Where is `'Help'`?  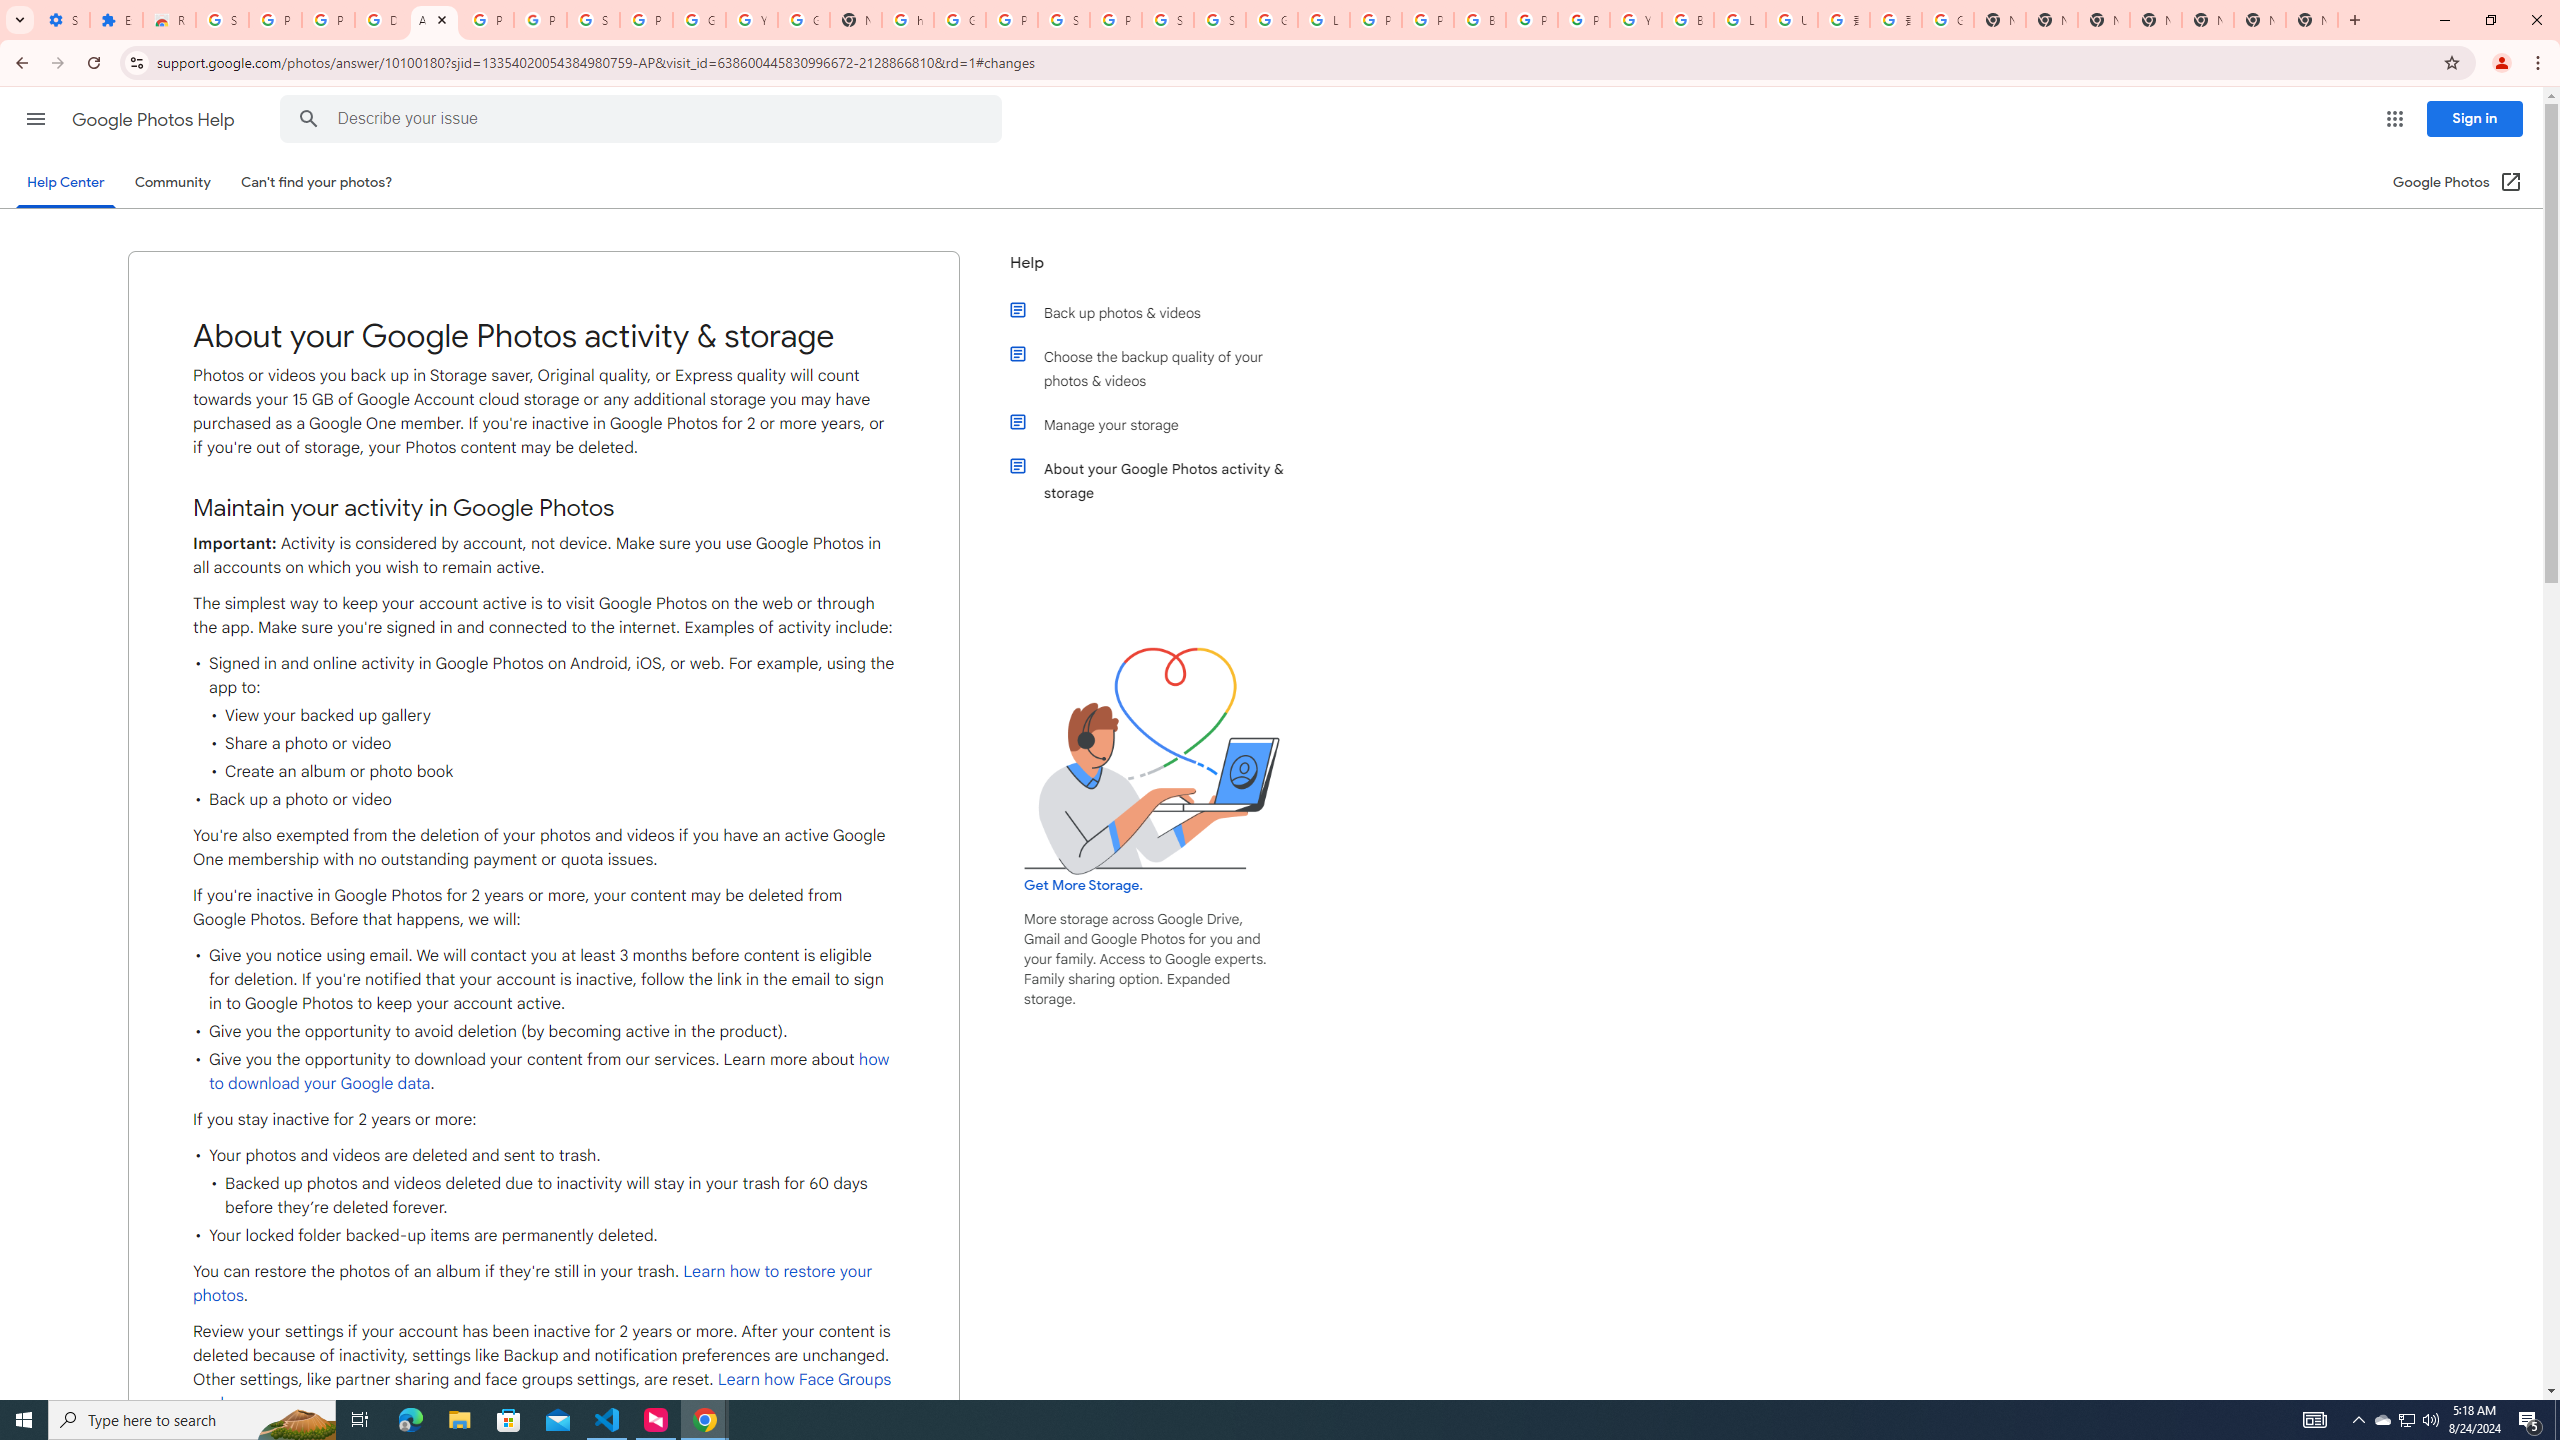
'Help' is located at coordinates (1153, 269).